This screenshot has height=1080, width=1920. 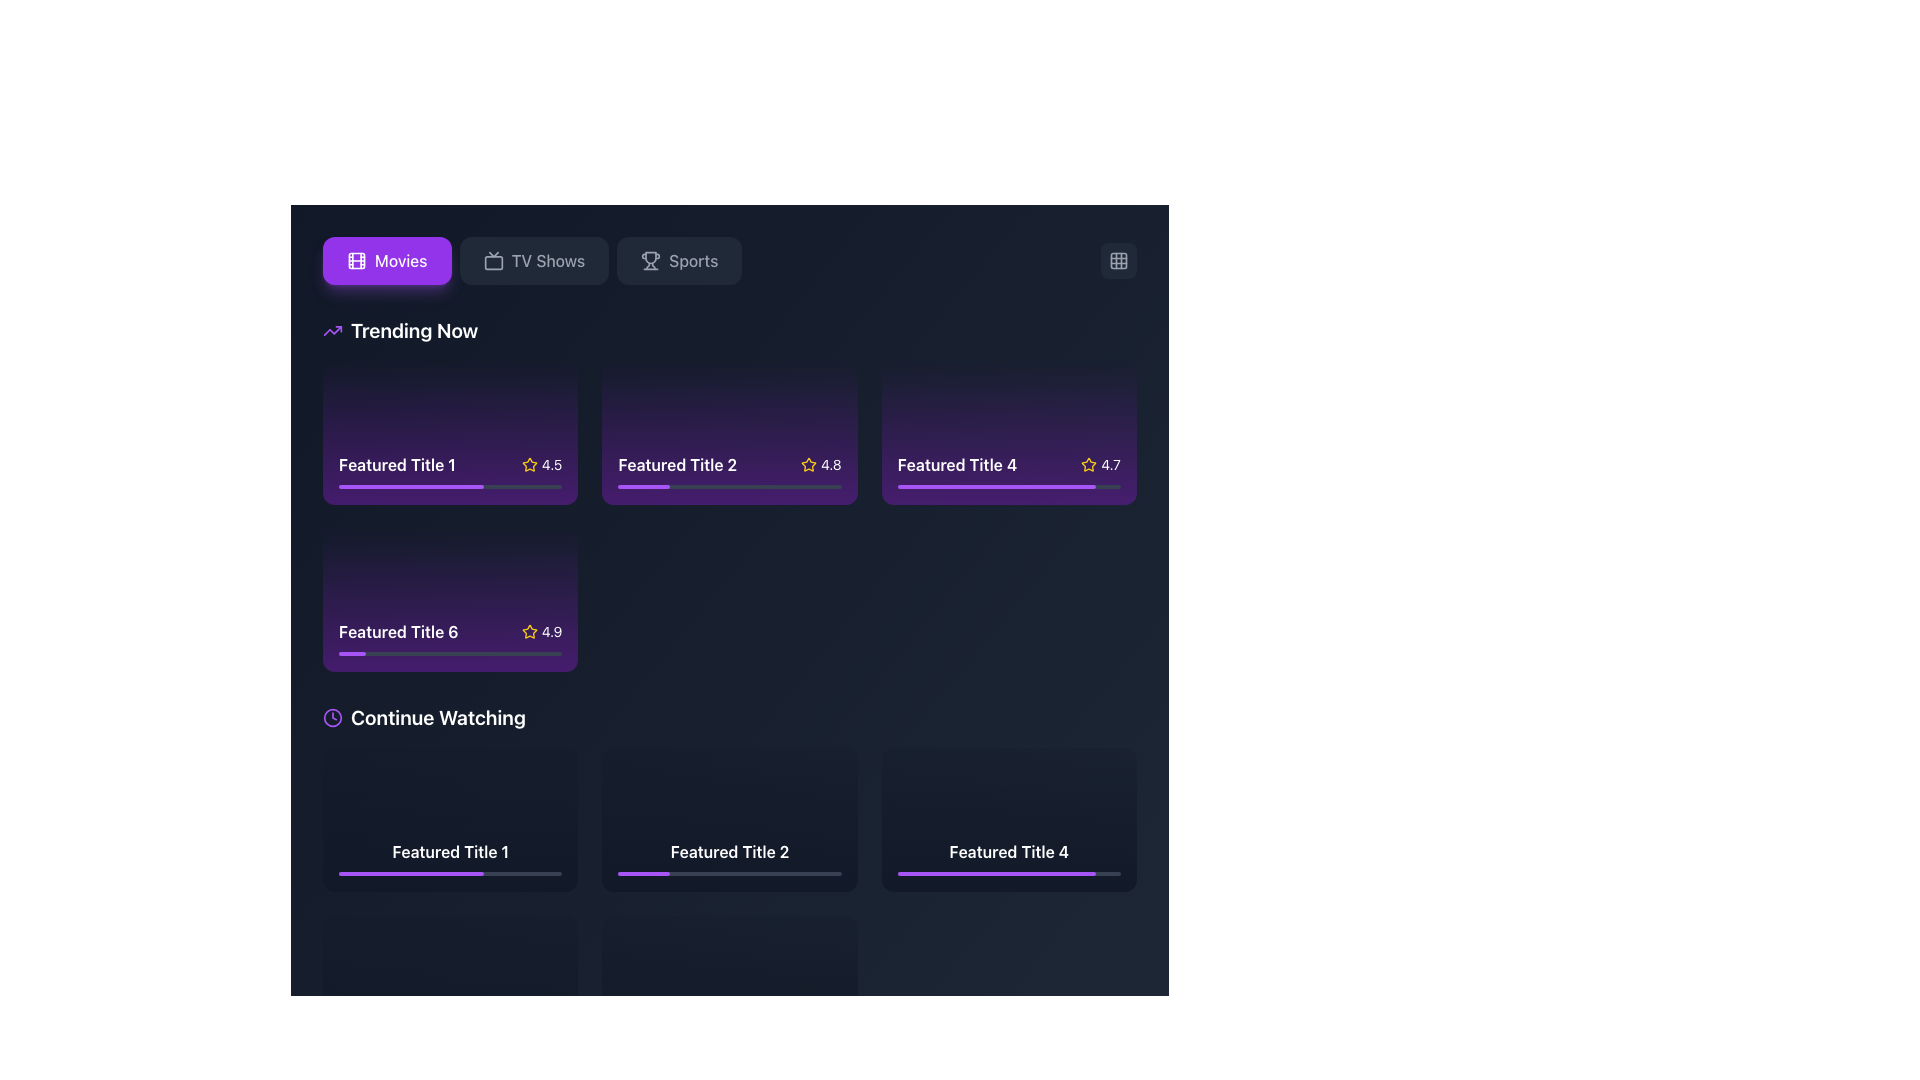 What do you see at coordinates (542, 464) in the screenshot?
I see `rating value displayed next to the yellow star icon in the 'Featured Title 1' card located in the 'Trending Now' section` at bounding box center [542, 464].